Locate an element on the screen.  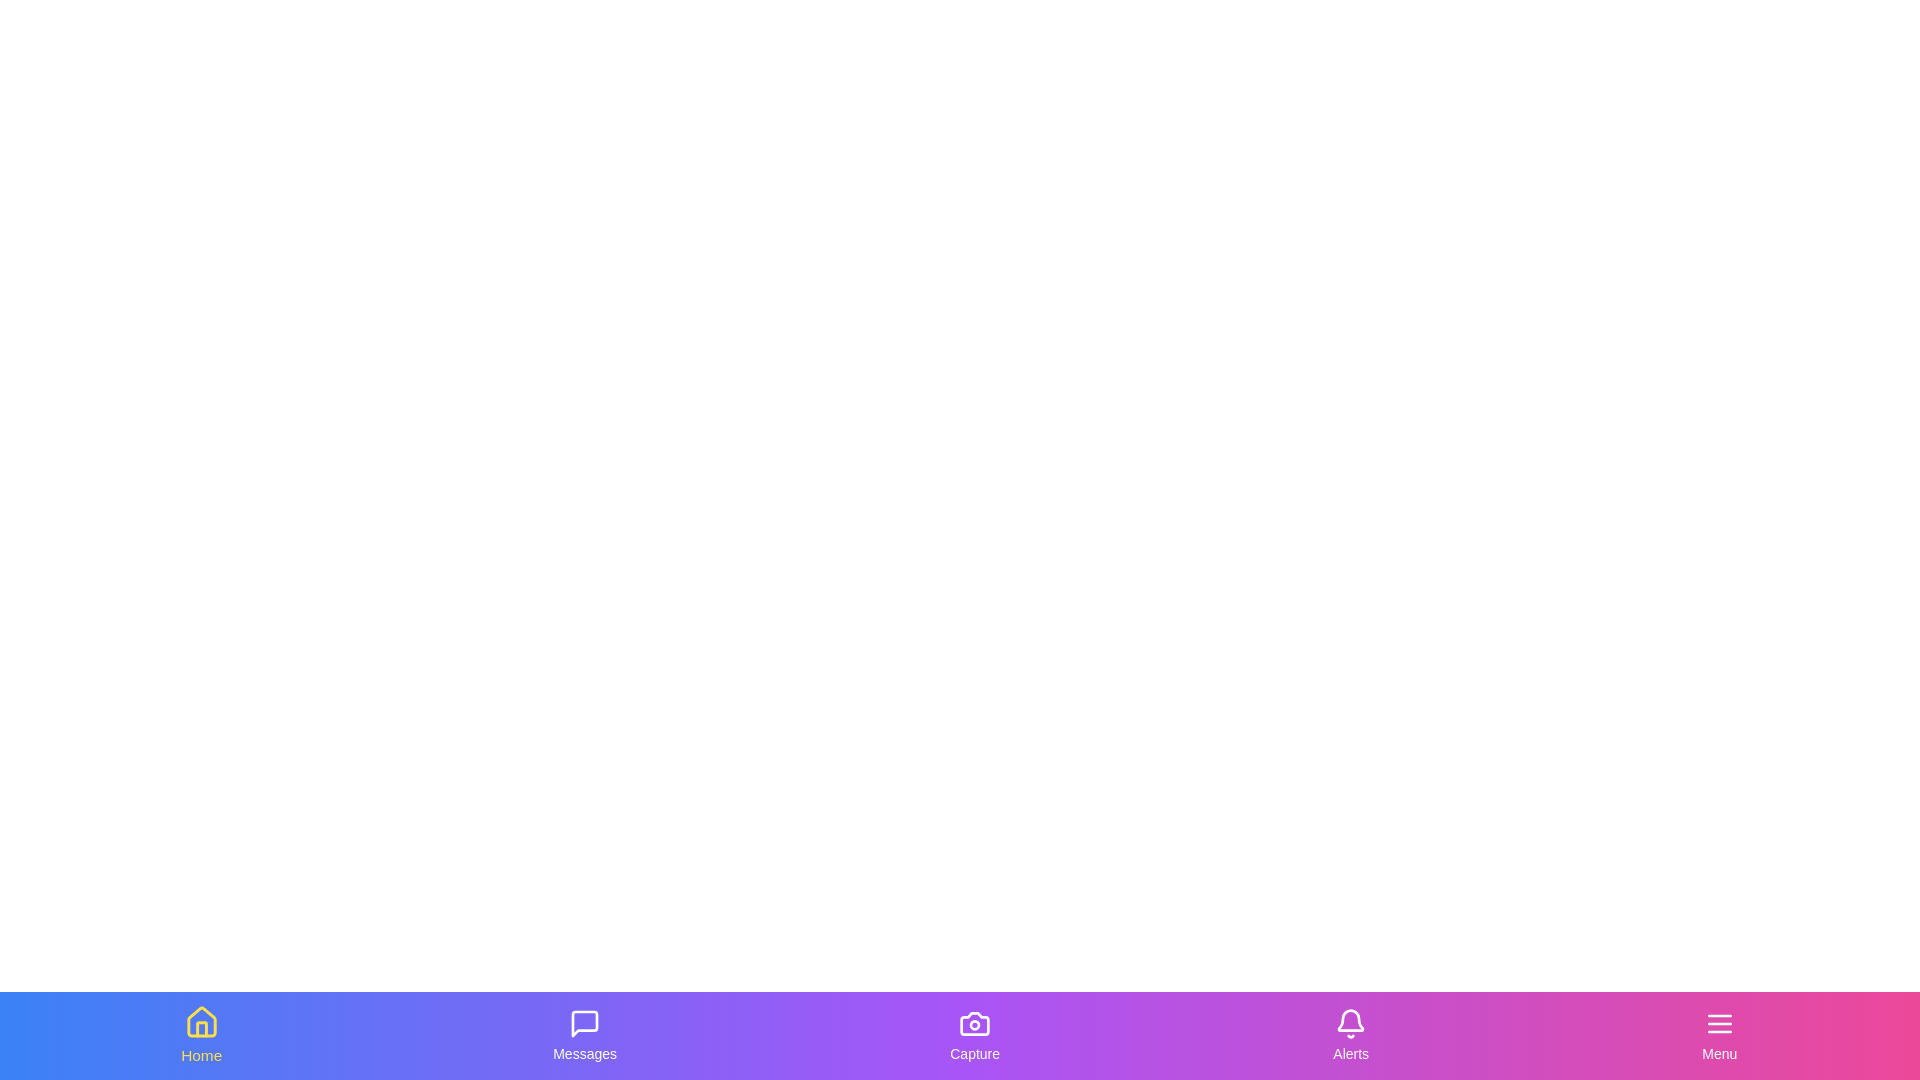
the tab labeled Menu to observe its visual feedback is located at coordinates (1717, 1035).